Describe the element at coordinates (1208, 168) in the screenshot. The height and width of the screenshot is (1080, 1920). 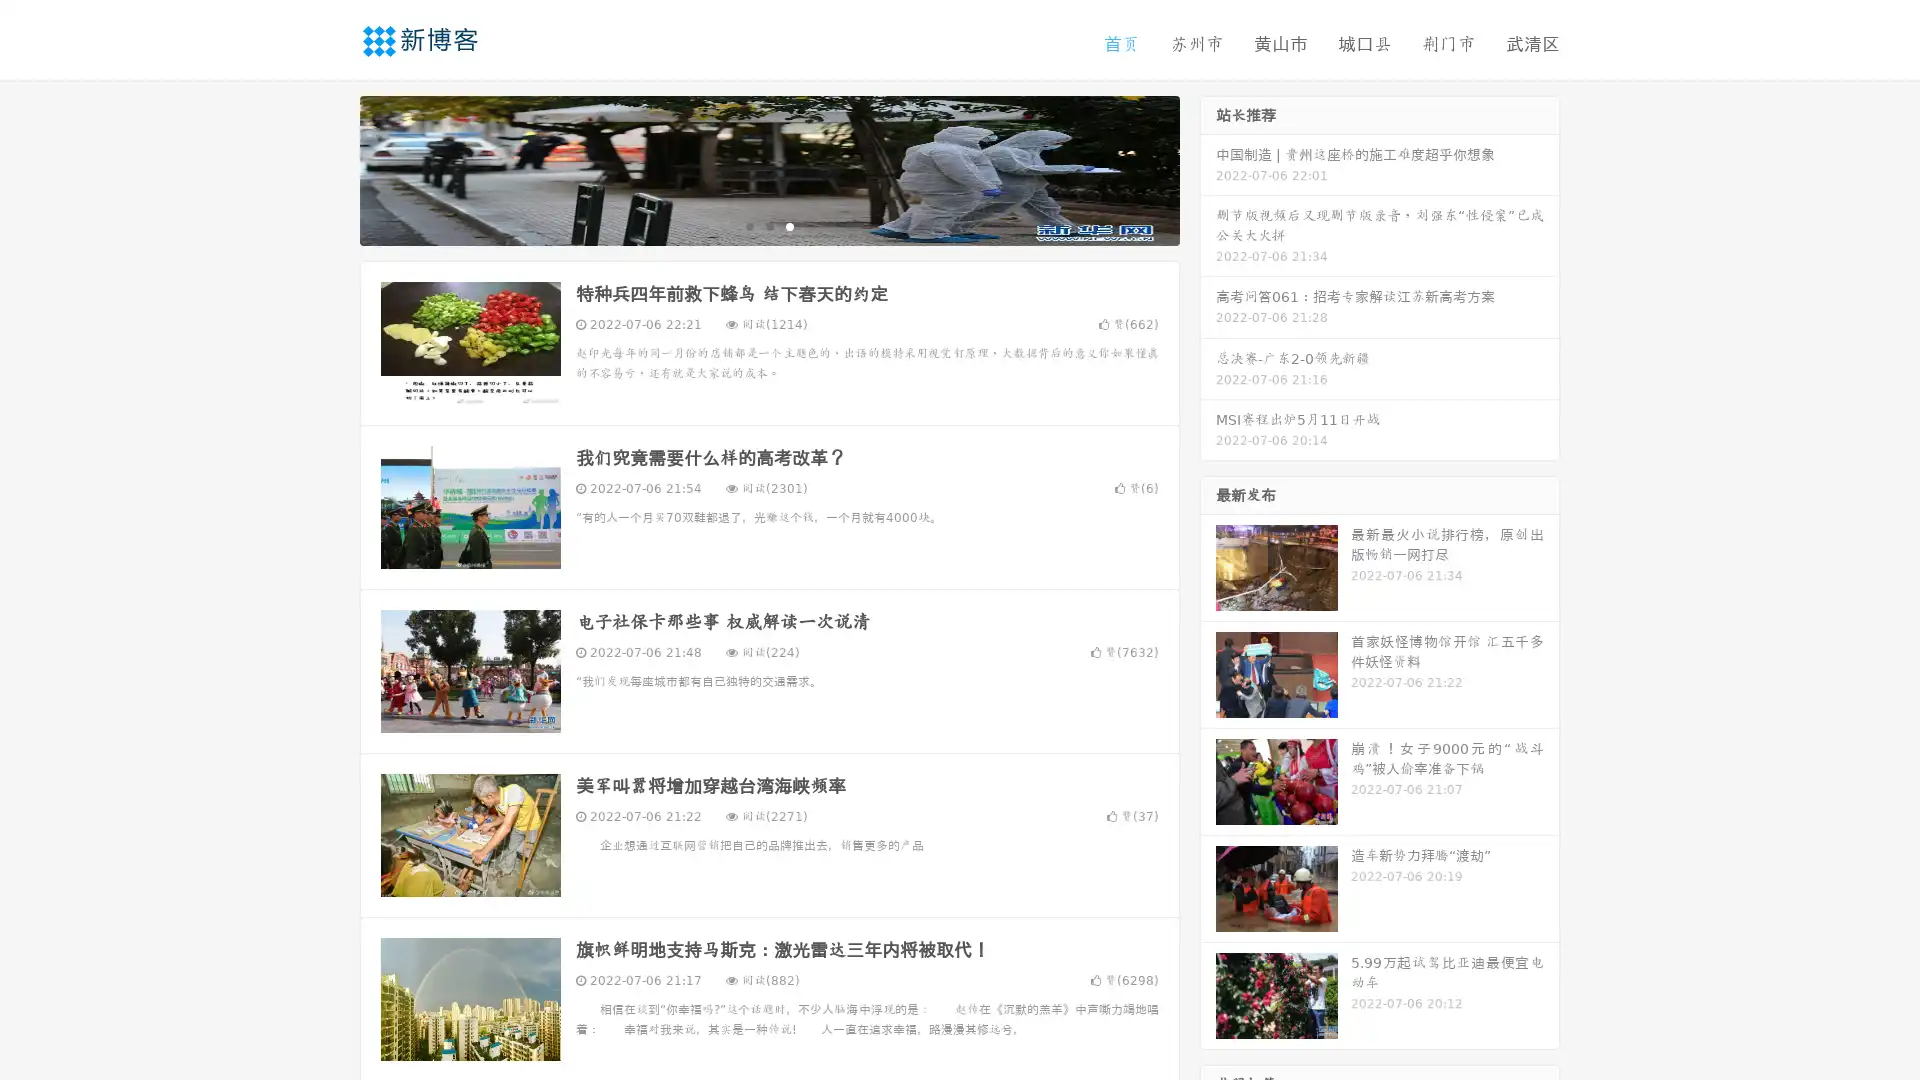
I see `Next slide` at that location.